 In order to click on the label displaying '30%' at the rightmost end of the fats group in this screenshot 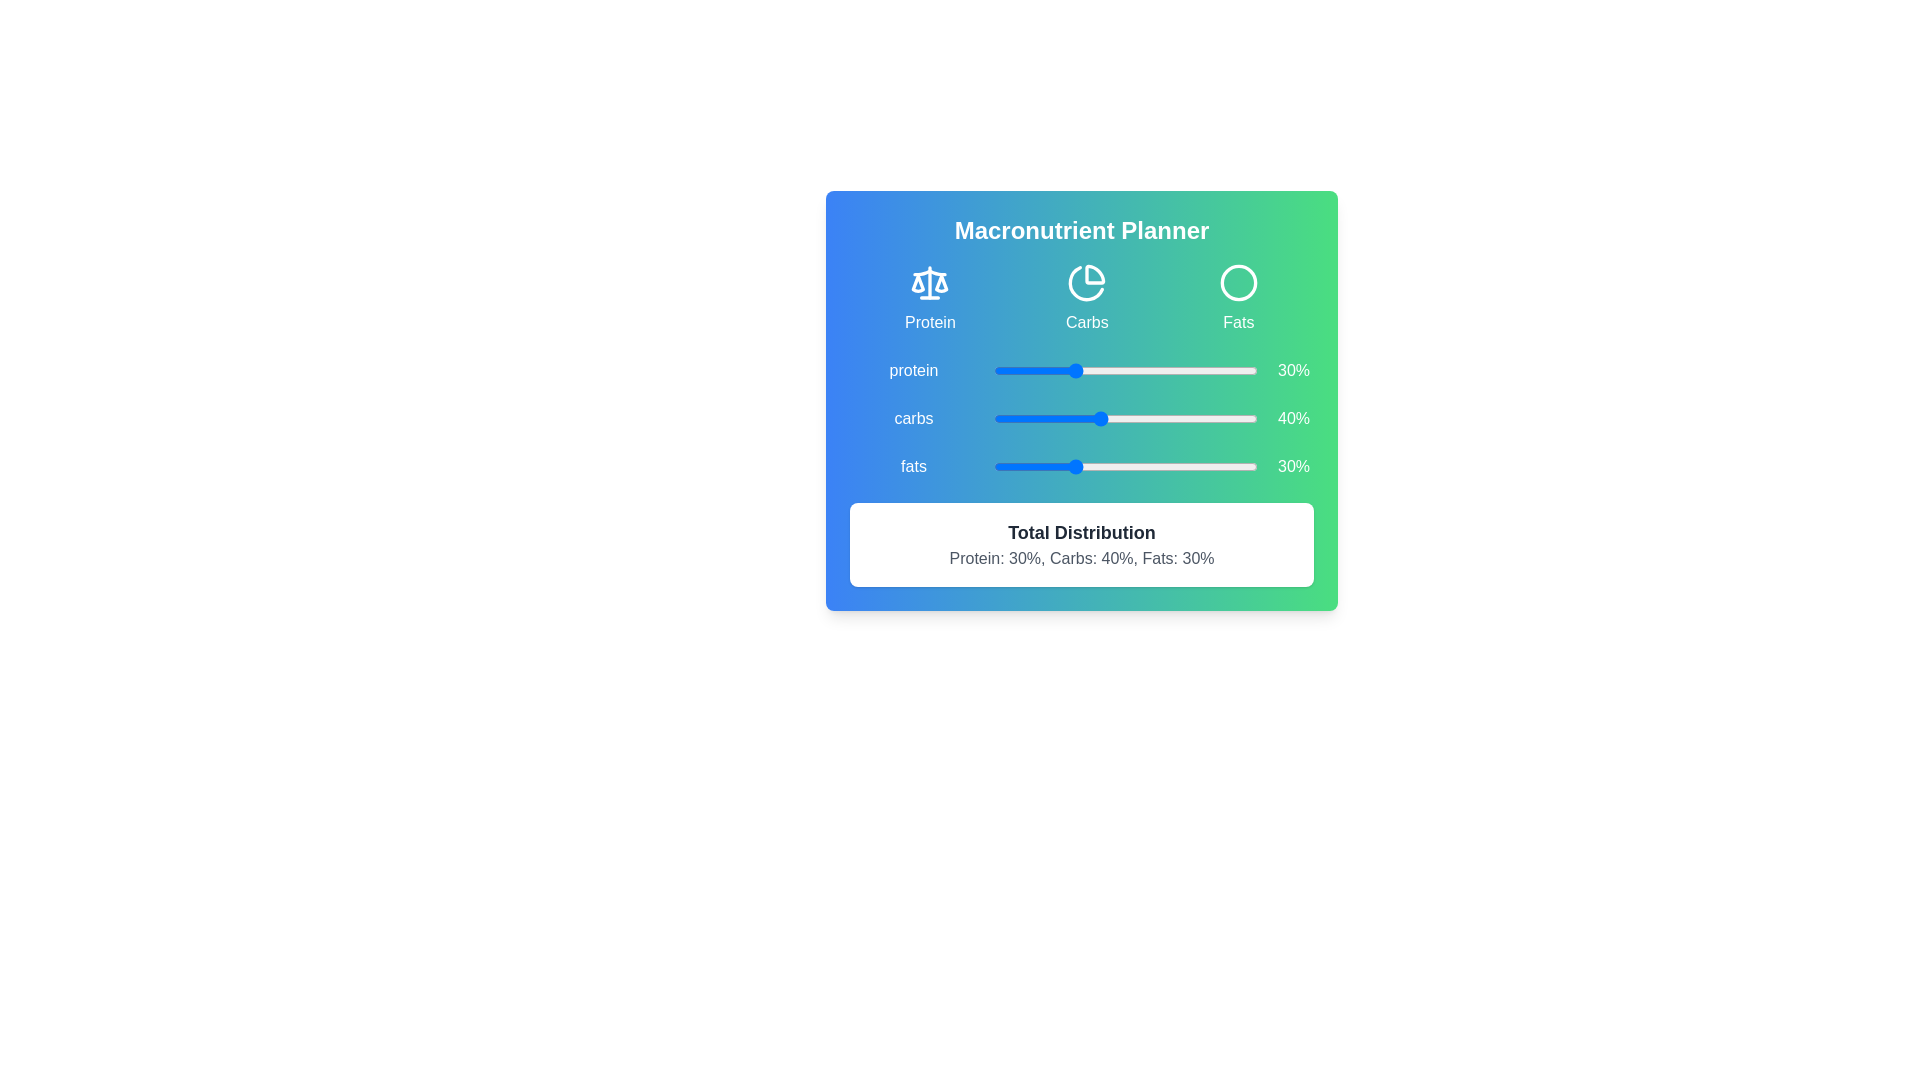, I will do `click(1294, 466)`.